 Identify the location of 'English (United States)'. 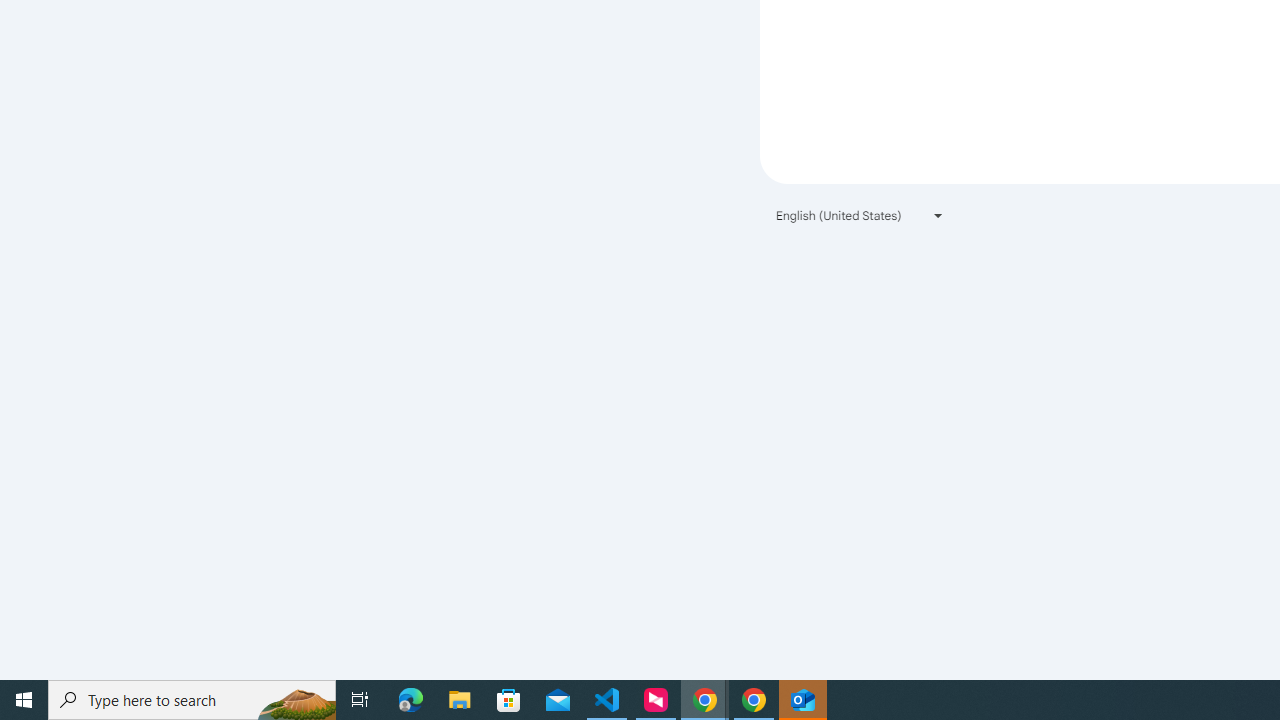
(860, 215).